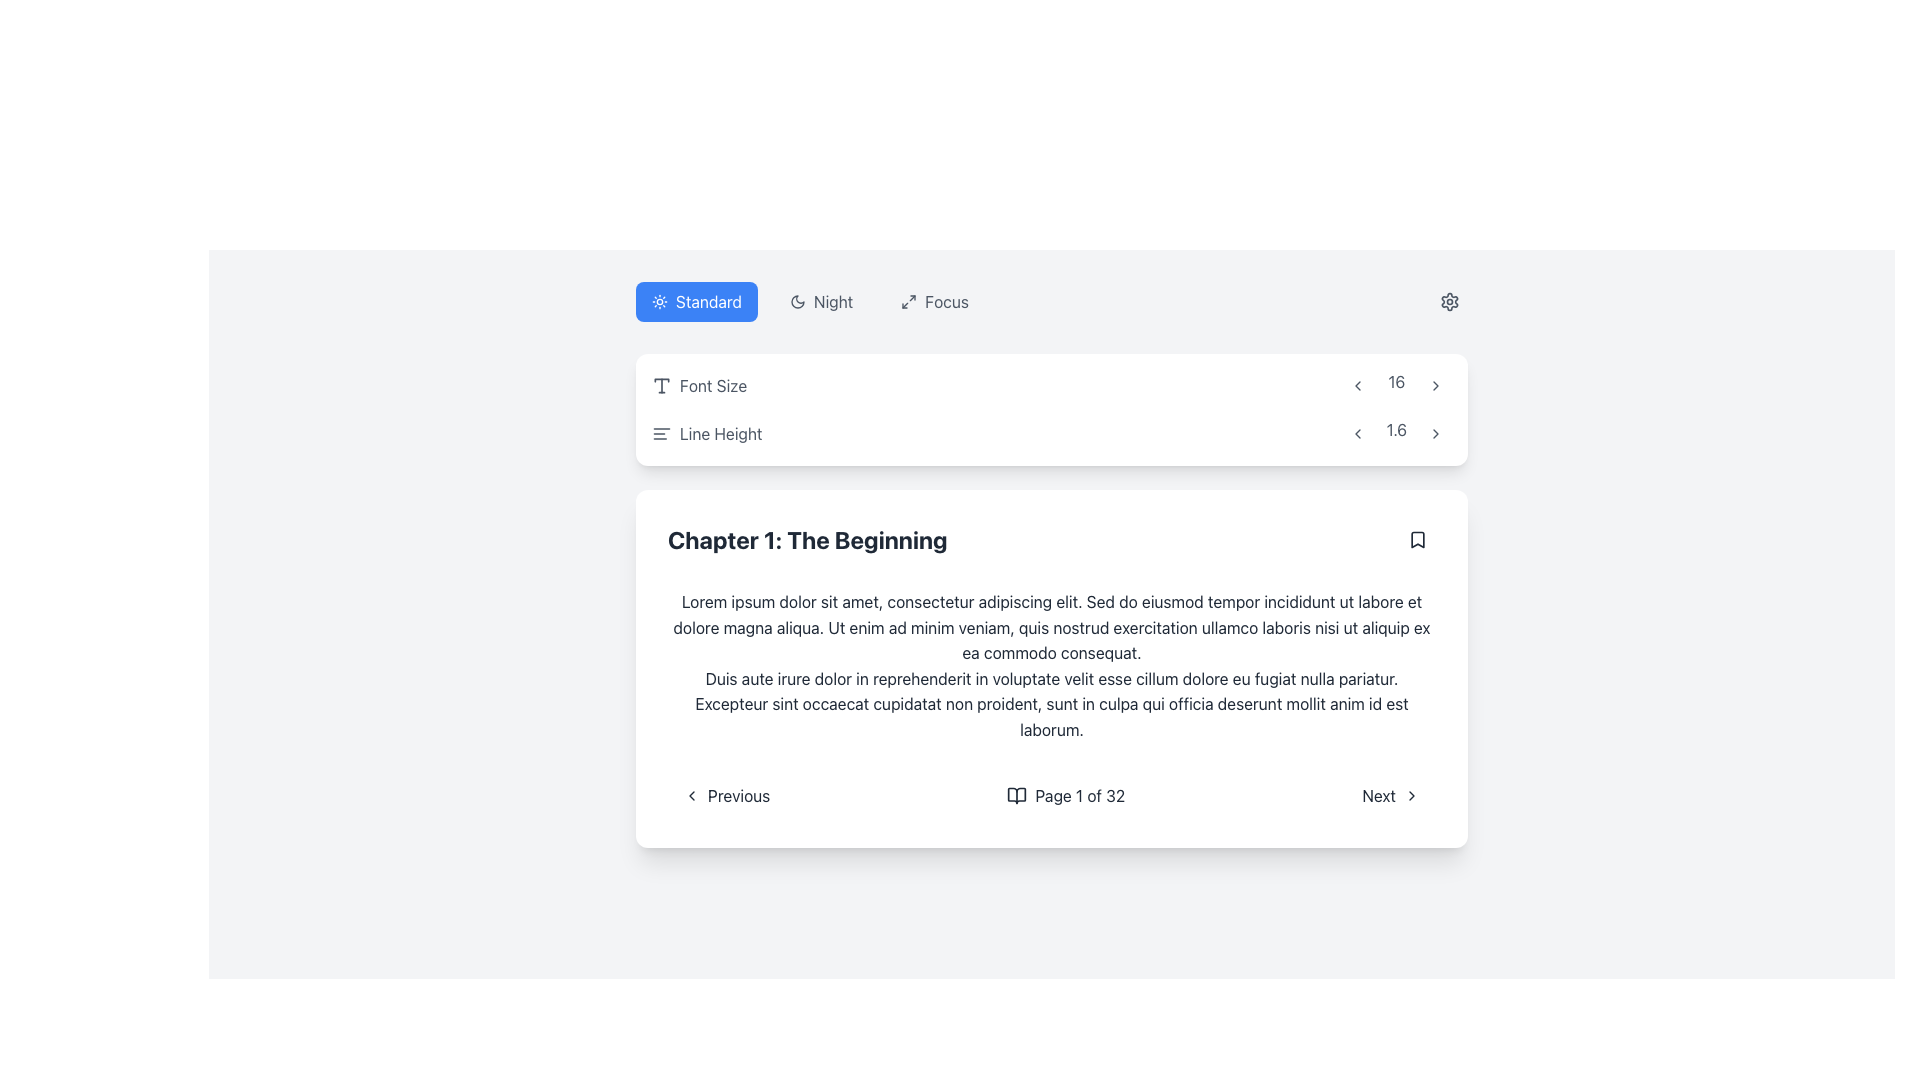 Image resolution: width=1920 pixels, height=1080 pixels. I want to click on the icon representing the 'Night' theme toggle located in the top-center section of the interface, so click(796, 301).